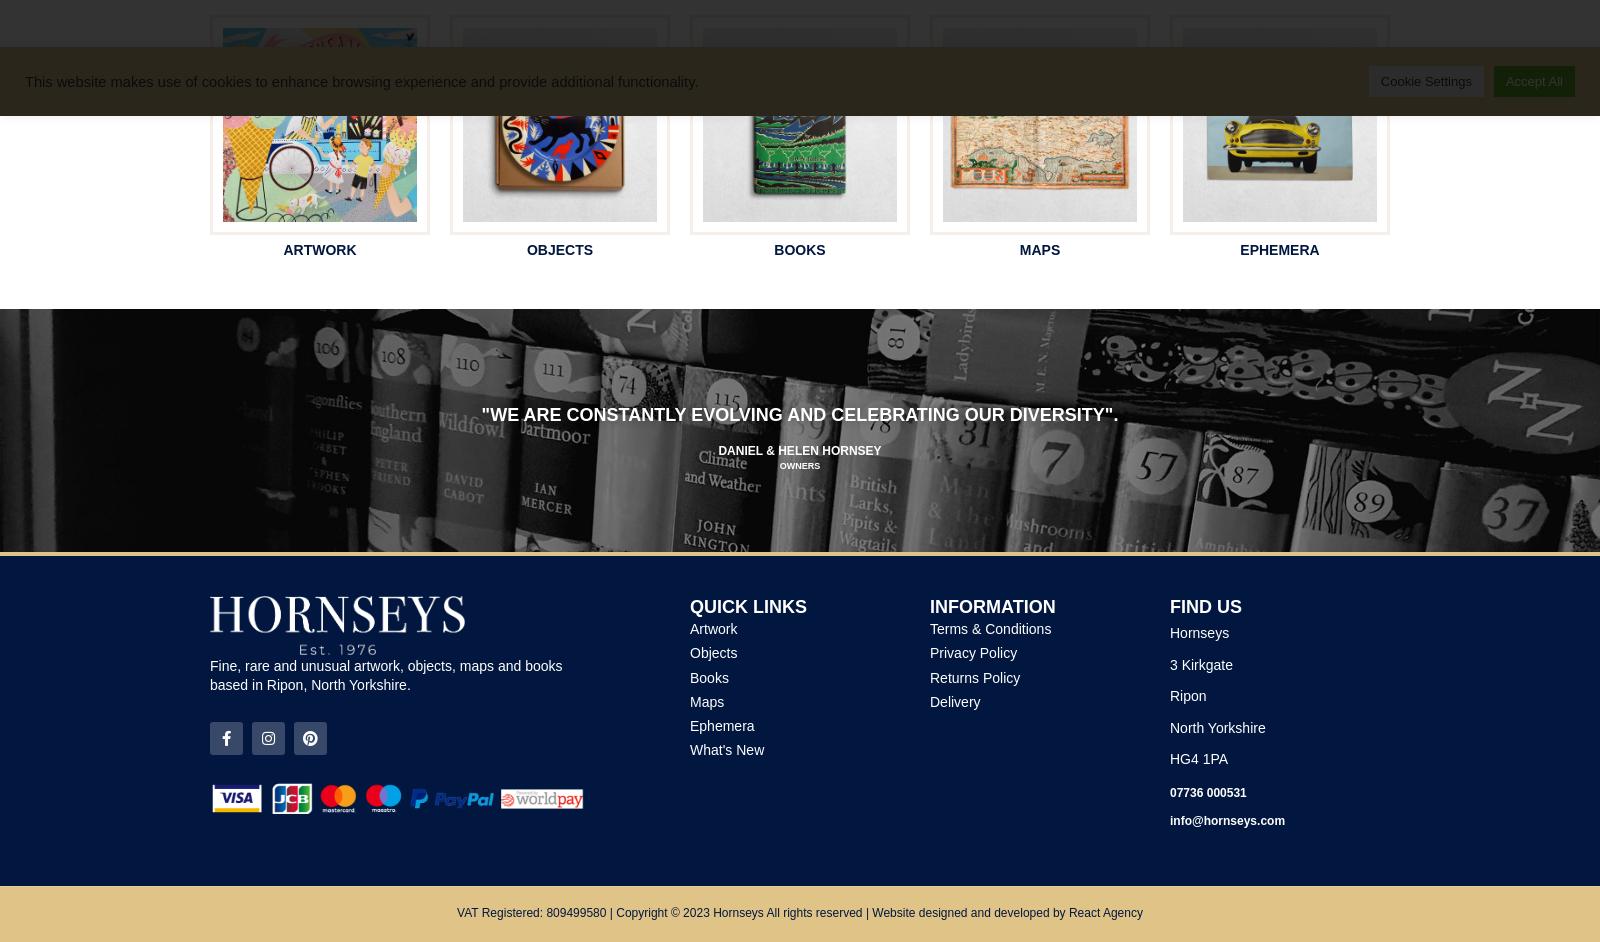 This screenshot has height=942, width=1600. Describe the element at coordinates (748, 605) in the screenshot. I see `'QUICK LINKS'` at that location.